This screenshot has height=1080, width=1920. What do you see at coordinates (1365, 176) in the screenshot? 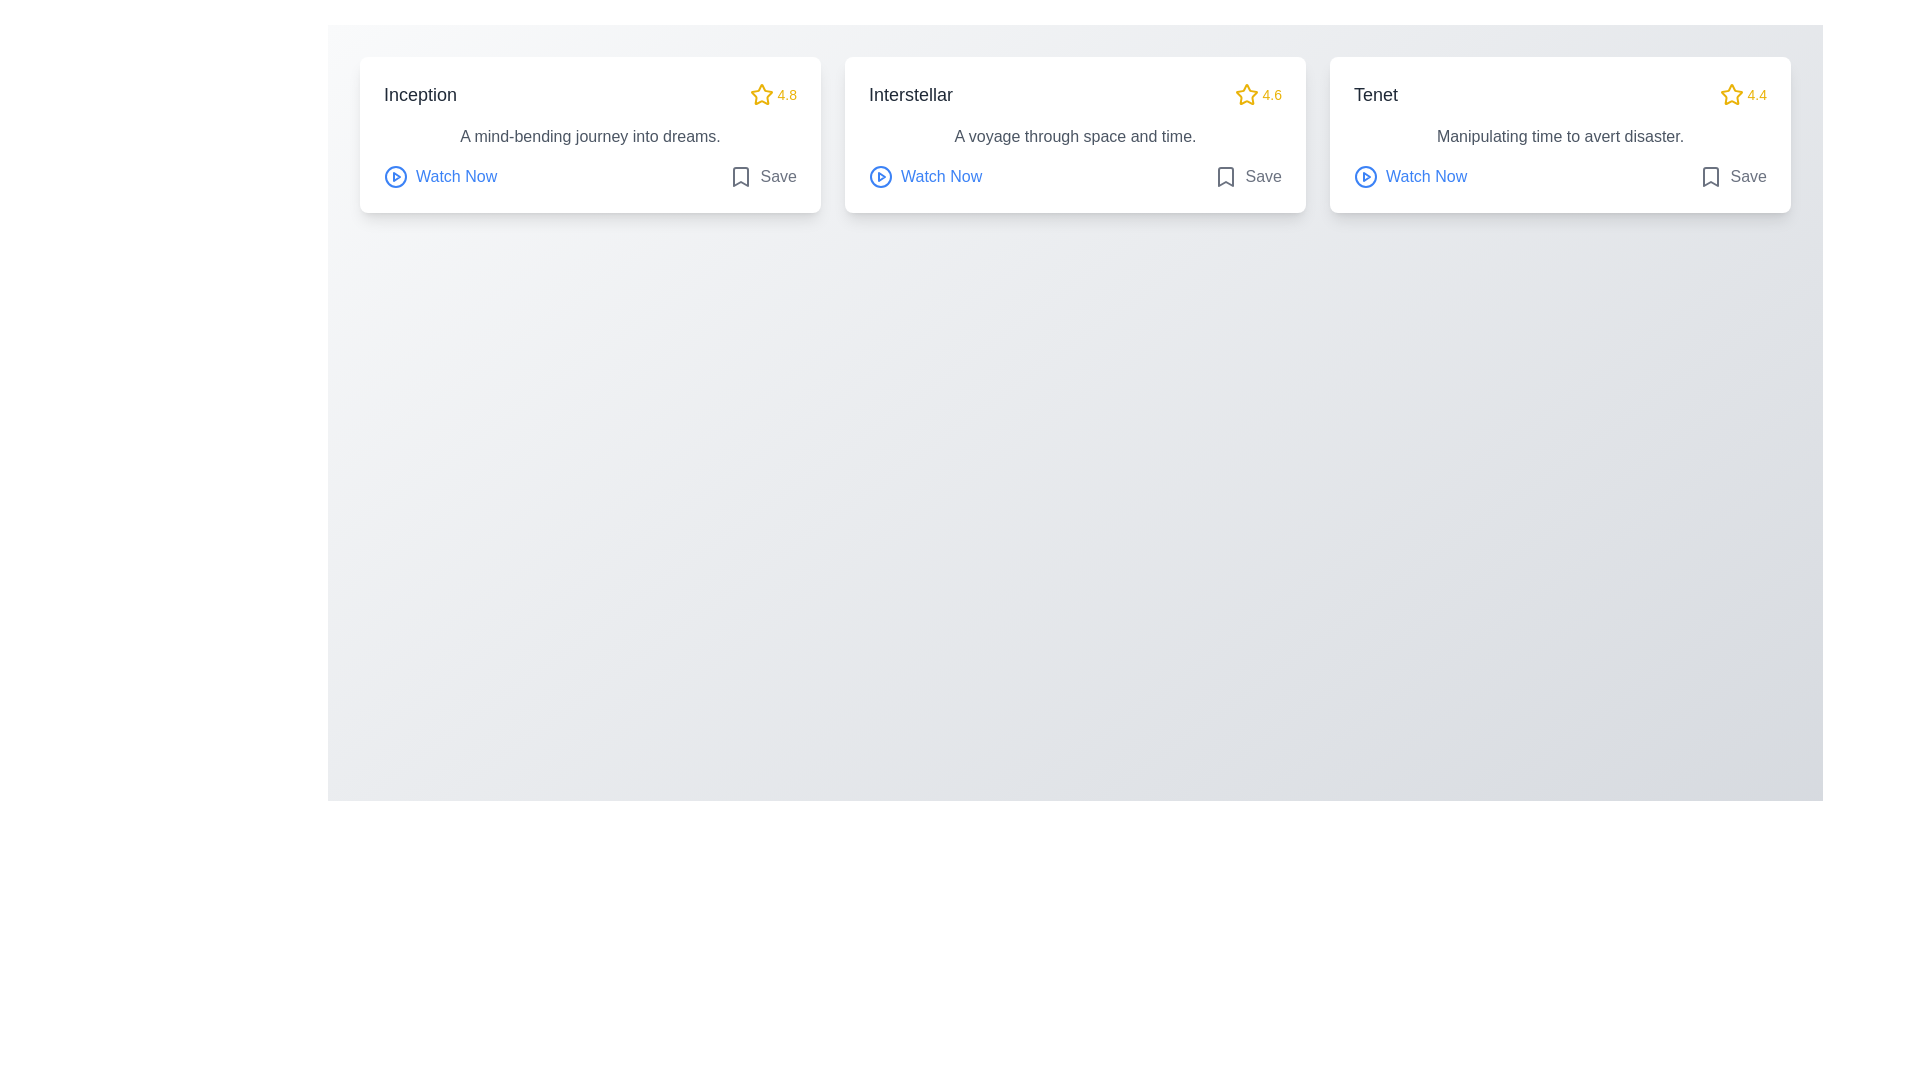
I see `the play action icon located within the 'Watch Now' button to the left of the 'Watch Now' text on the third card for the movie 'Tenet'` at bounding box center [1365, 176].